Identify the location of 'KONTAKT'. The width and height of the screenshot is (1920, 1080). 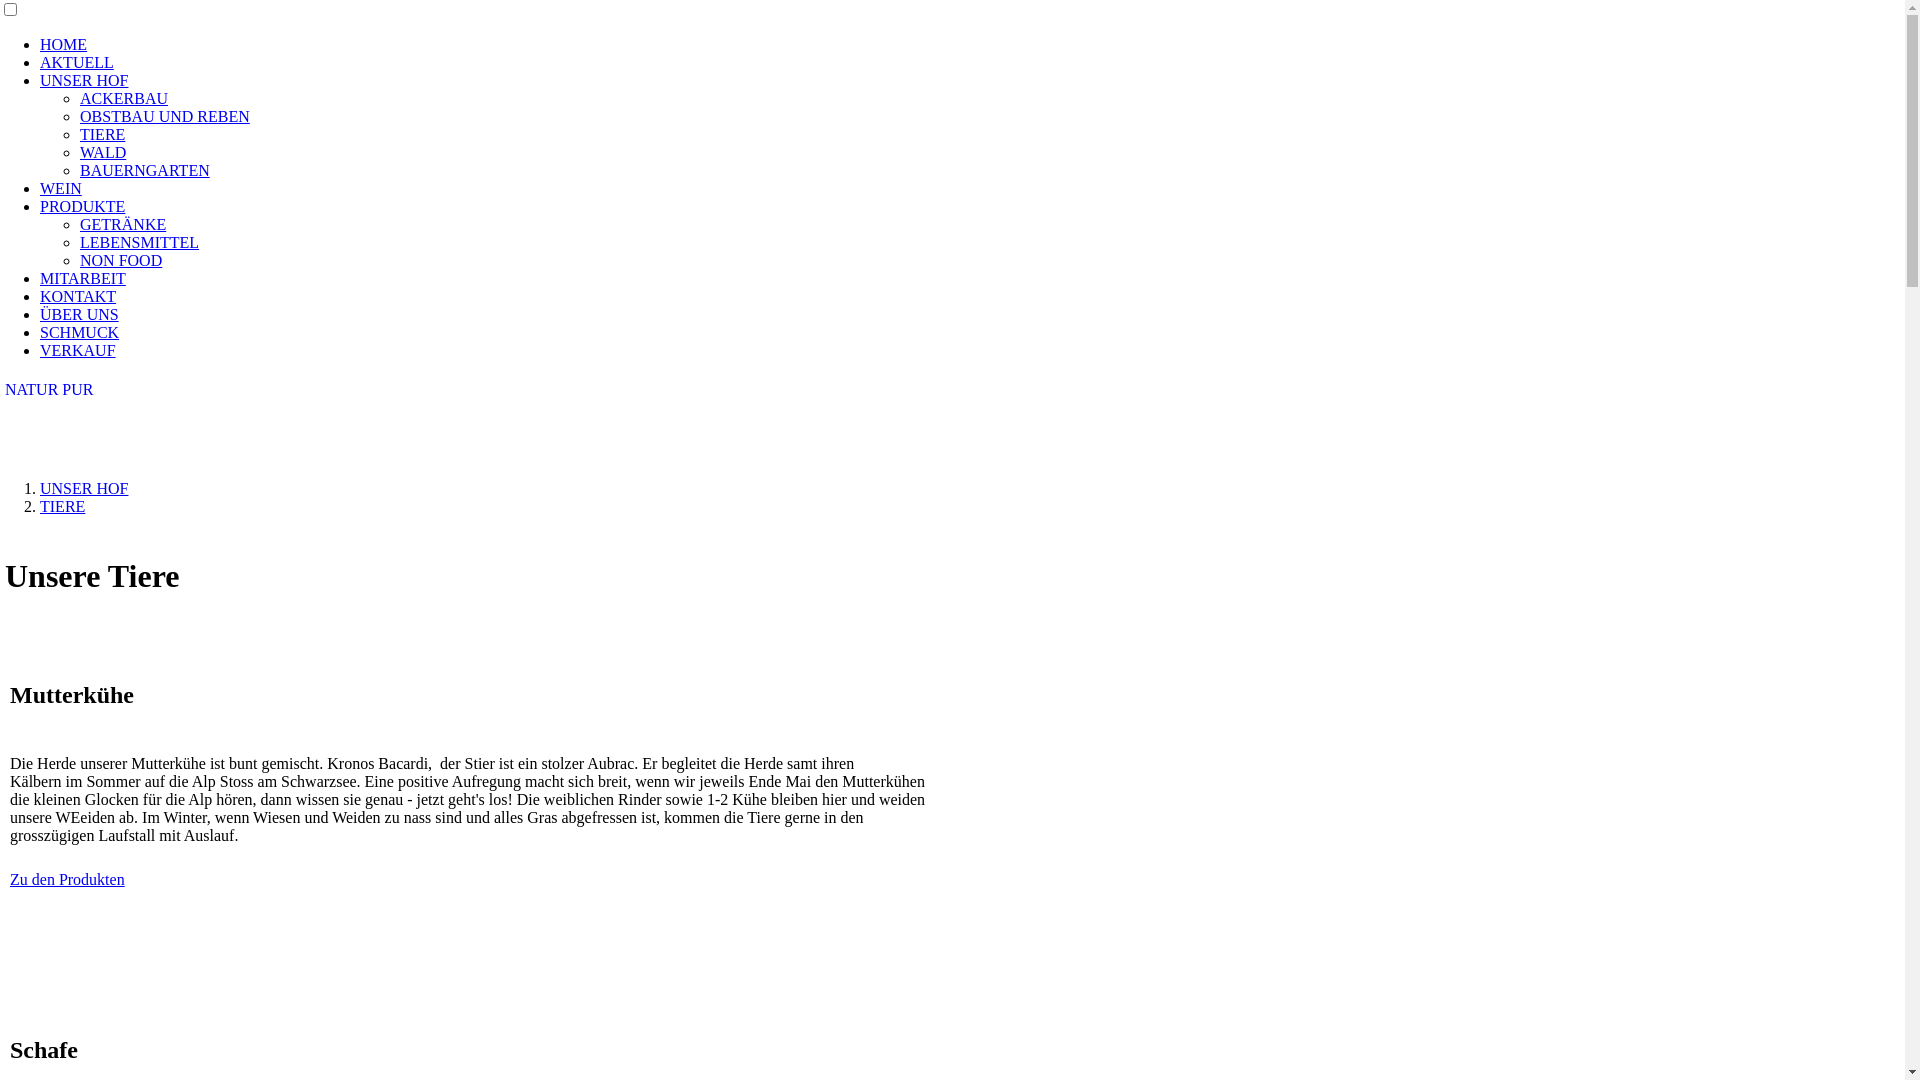
(77, 296).